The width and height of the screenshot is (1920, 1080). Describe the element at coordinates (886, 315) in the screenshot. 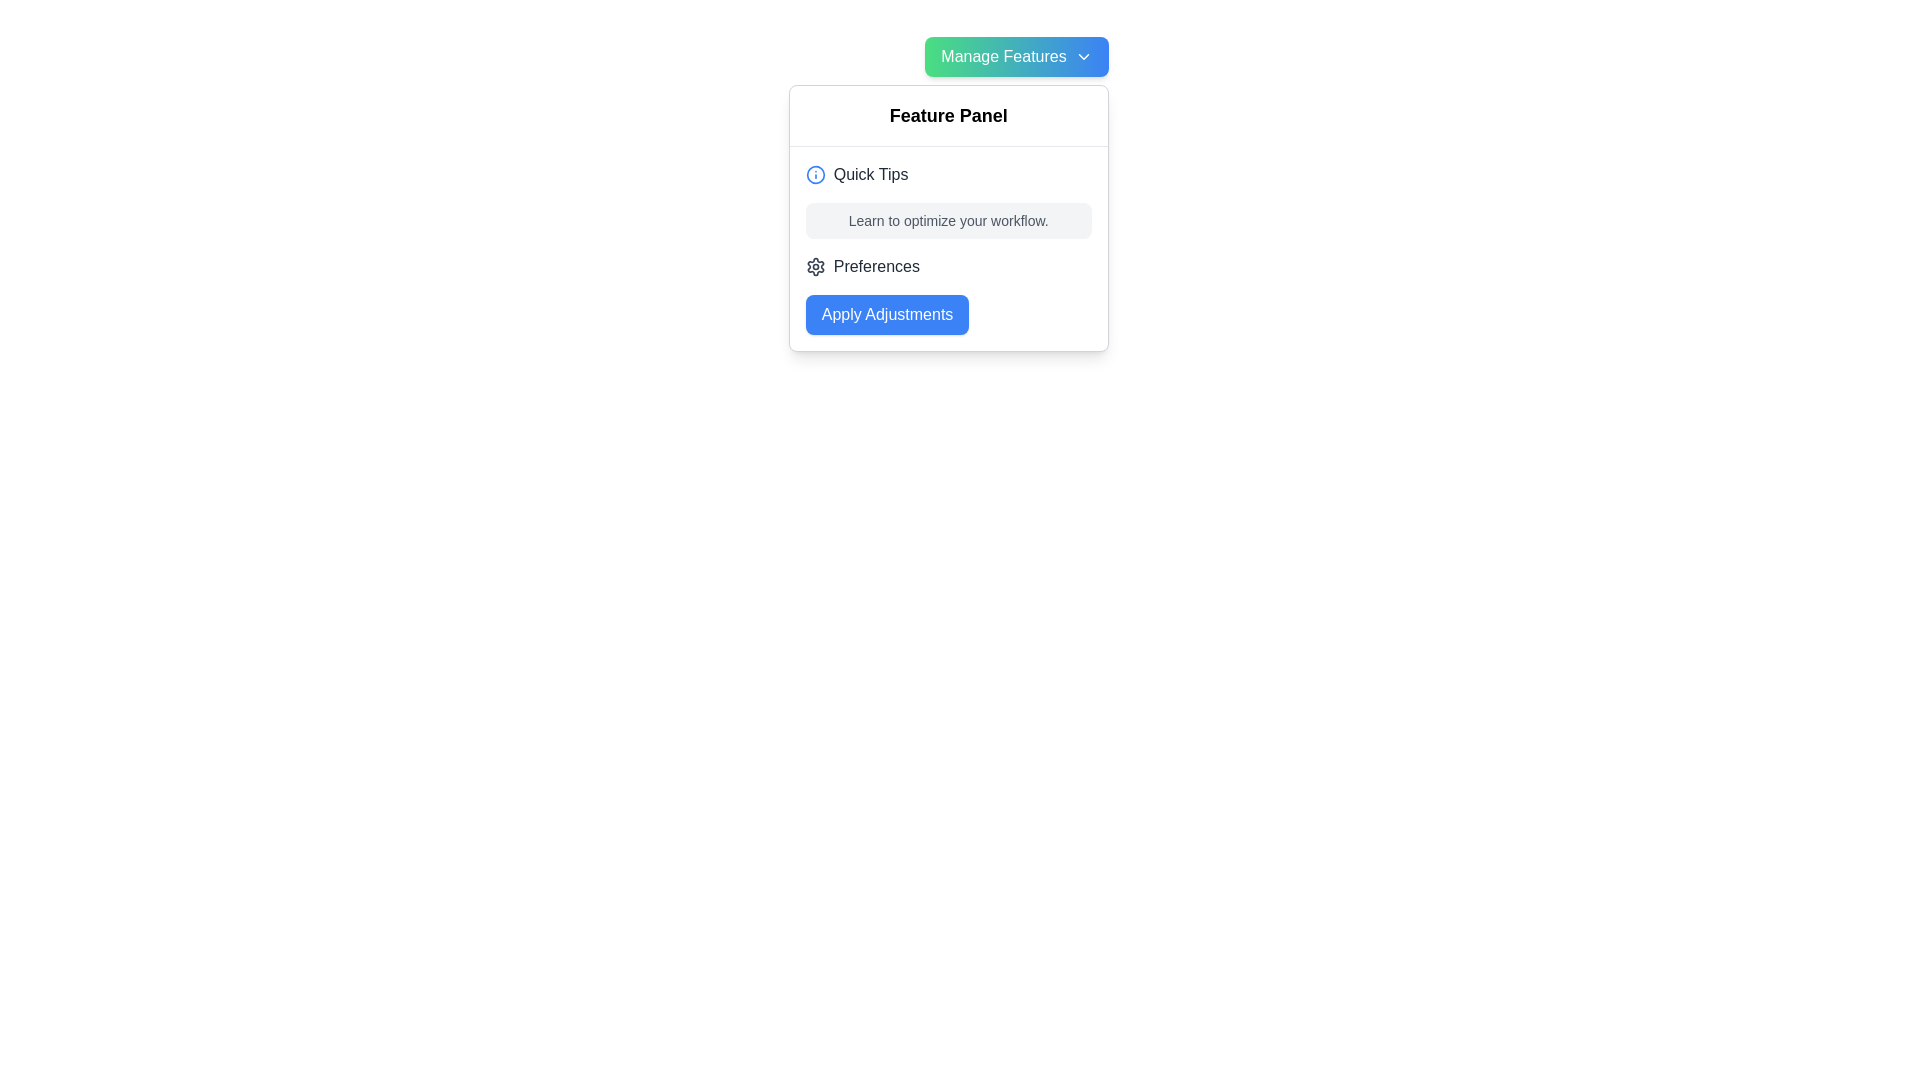

I see `the rectangular button labeled 'Apply Adjustments' with a blue background` at that location.